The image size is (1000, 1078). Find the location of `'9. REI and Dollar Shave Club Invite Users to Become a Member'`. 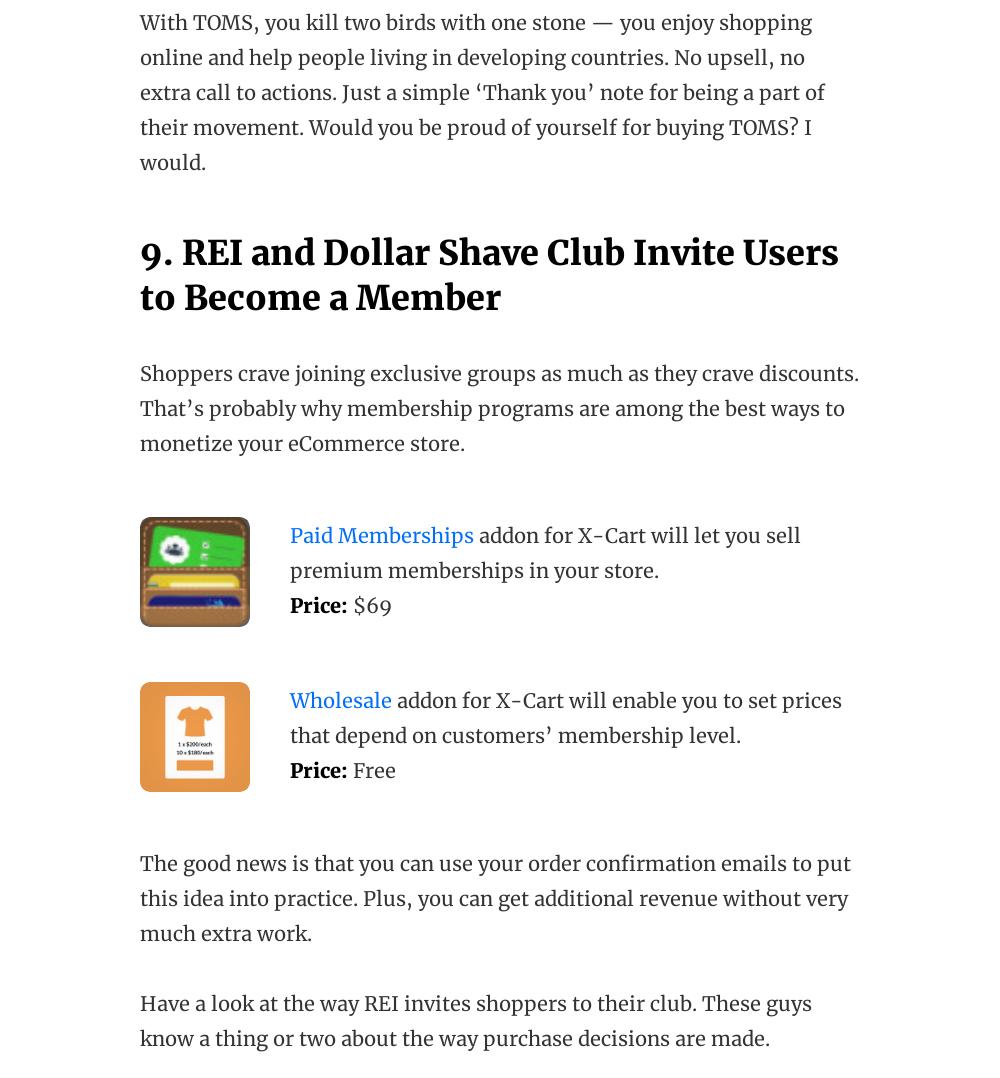

'9. REI and Dollar Shave Club Invite Users to Become a Member' is located at coordinates (488, 275).